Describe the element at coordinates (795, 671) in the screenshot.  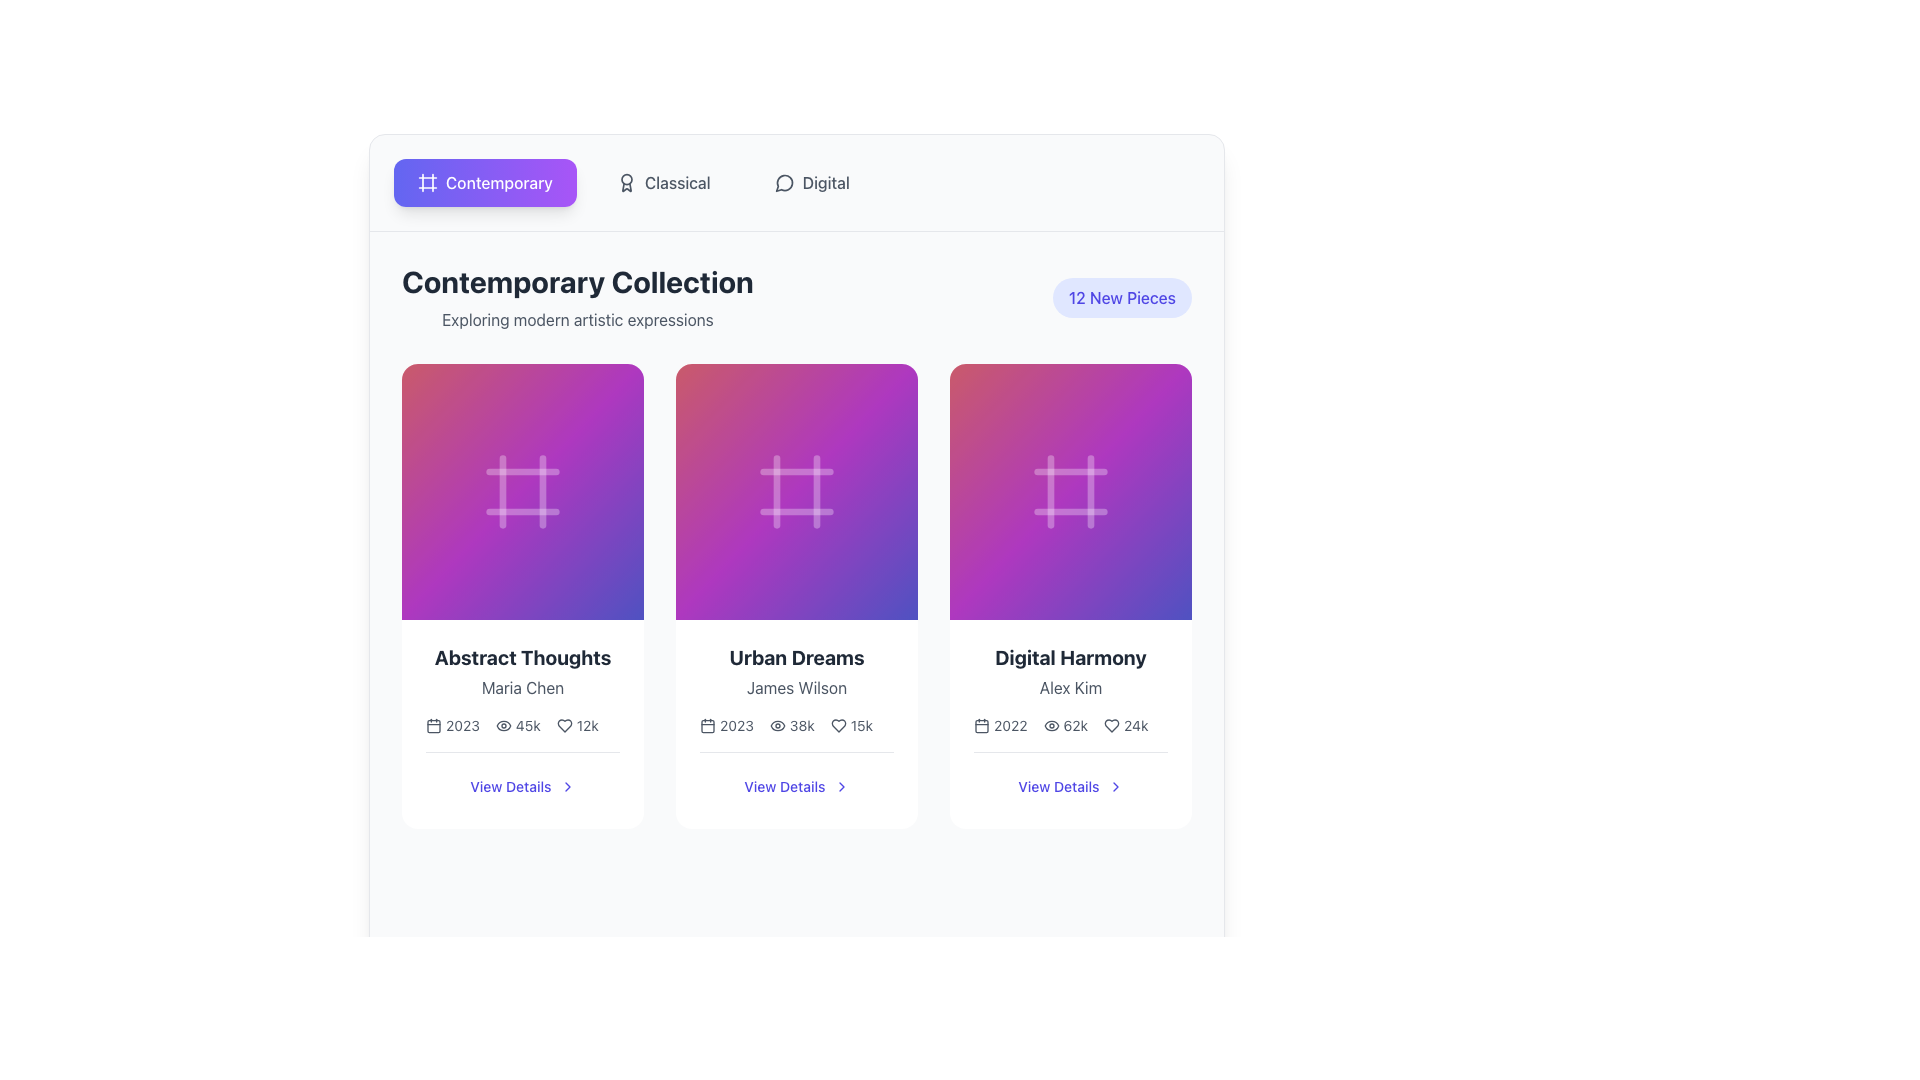
I see `text from the centered text block displaying 'Urban Dreams' and 'James Wilson' located in the middle card of the three-card layout` at that location.